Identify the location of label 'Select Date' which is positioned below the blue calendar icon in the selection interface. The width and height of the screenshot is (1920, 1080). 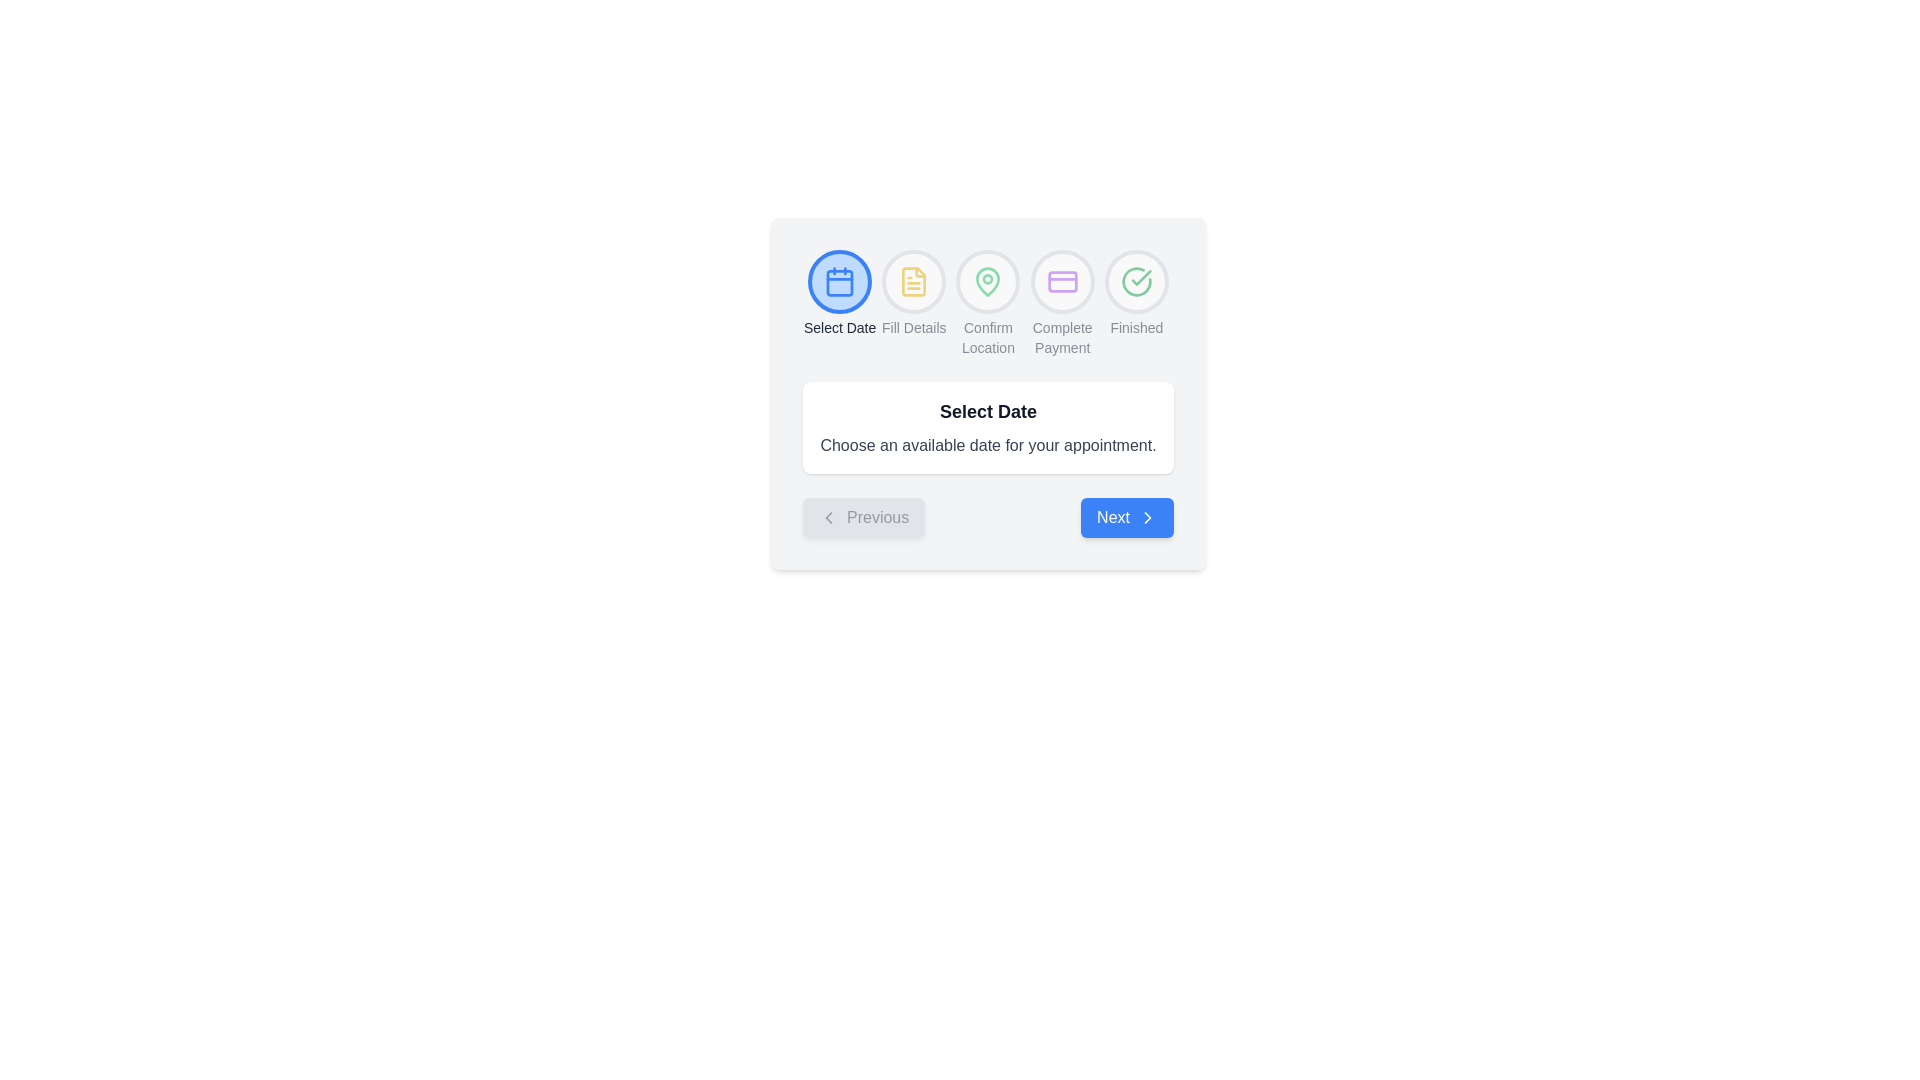
(840, 326).